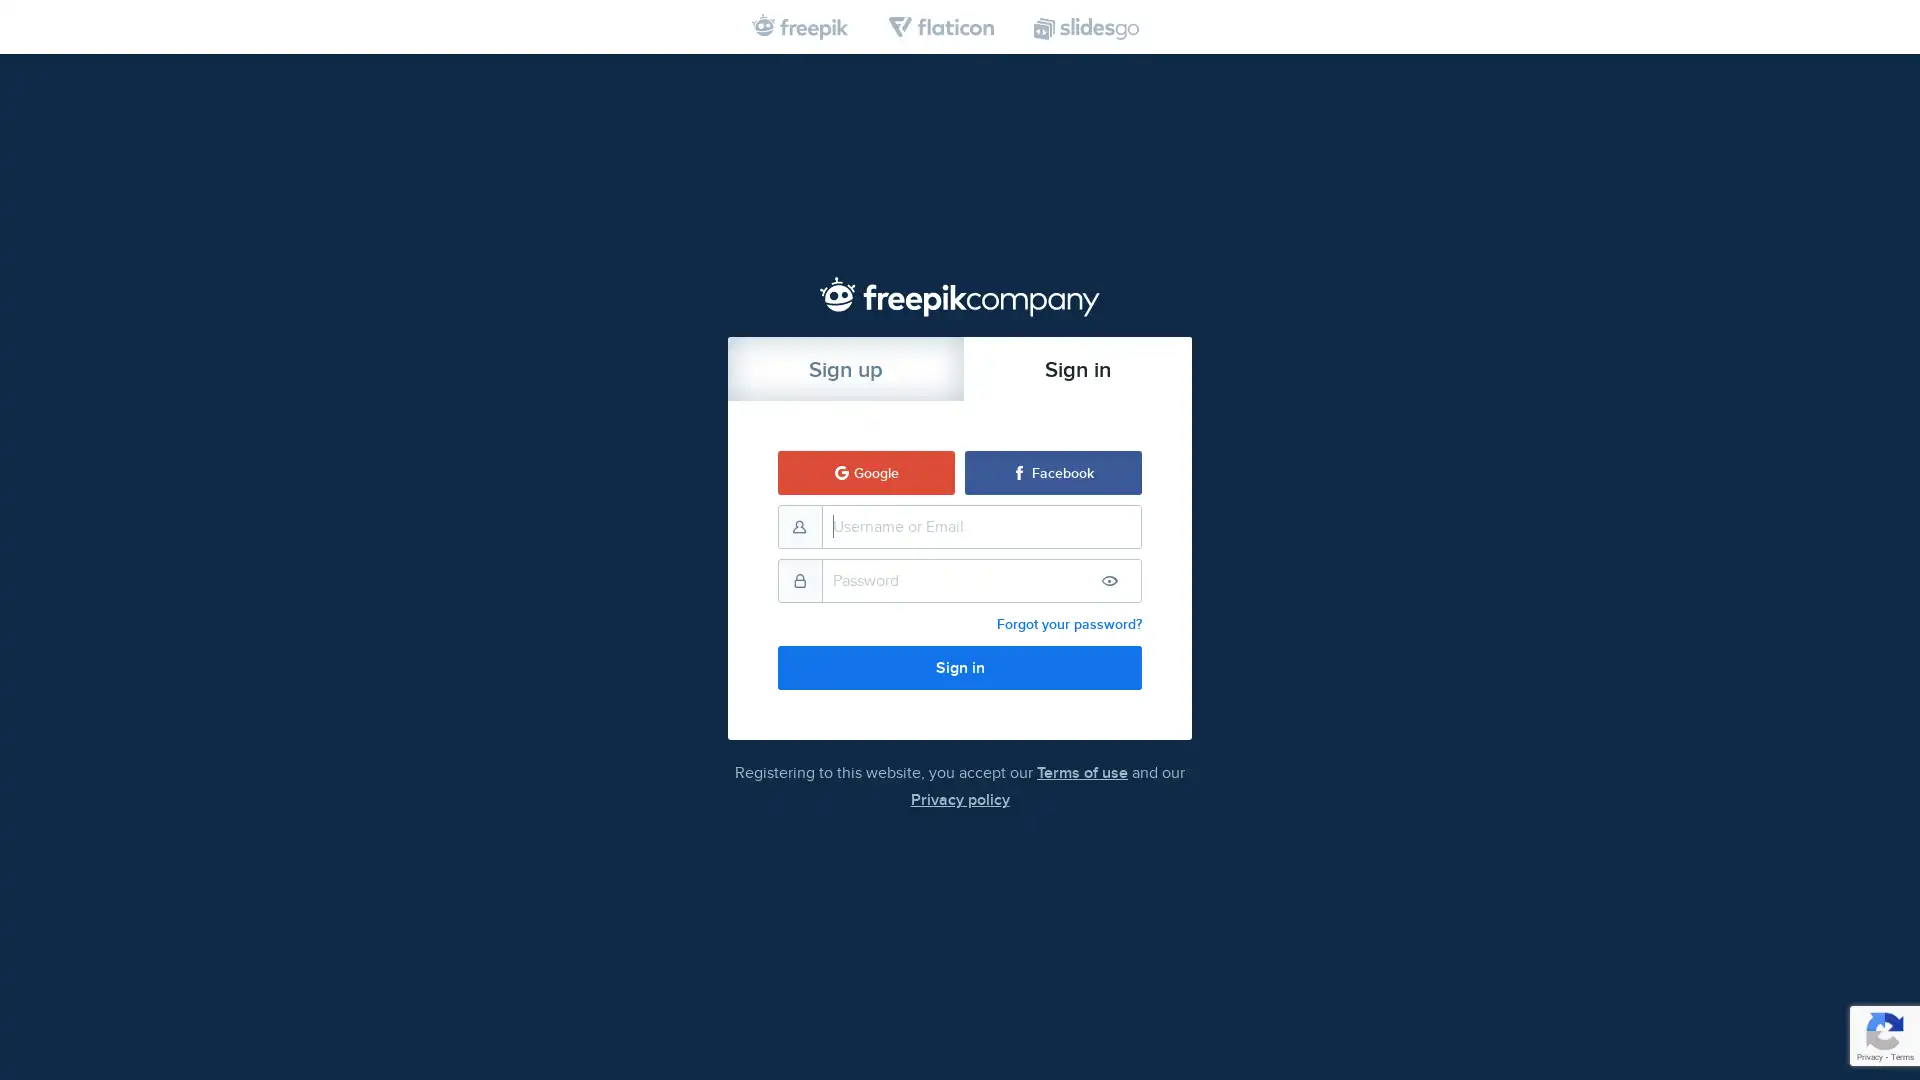 Image resolution: width=1920 pixels, height=1080 pixels. Describe the element at coordinates (1052, 471) in the screenshot. I see `Facebook` at that location.